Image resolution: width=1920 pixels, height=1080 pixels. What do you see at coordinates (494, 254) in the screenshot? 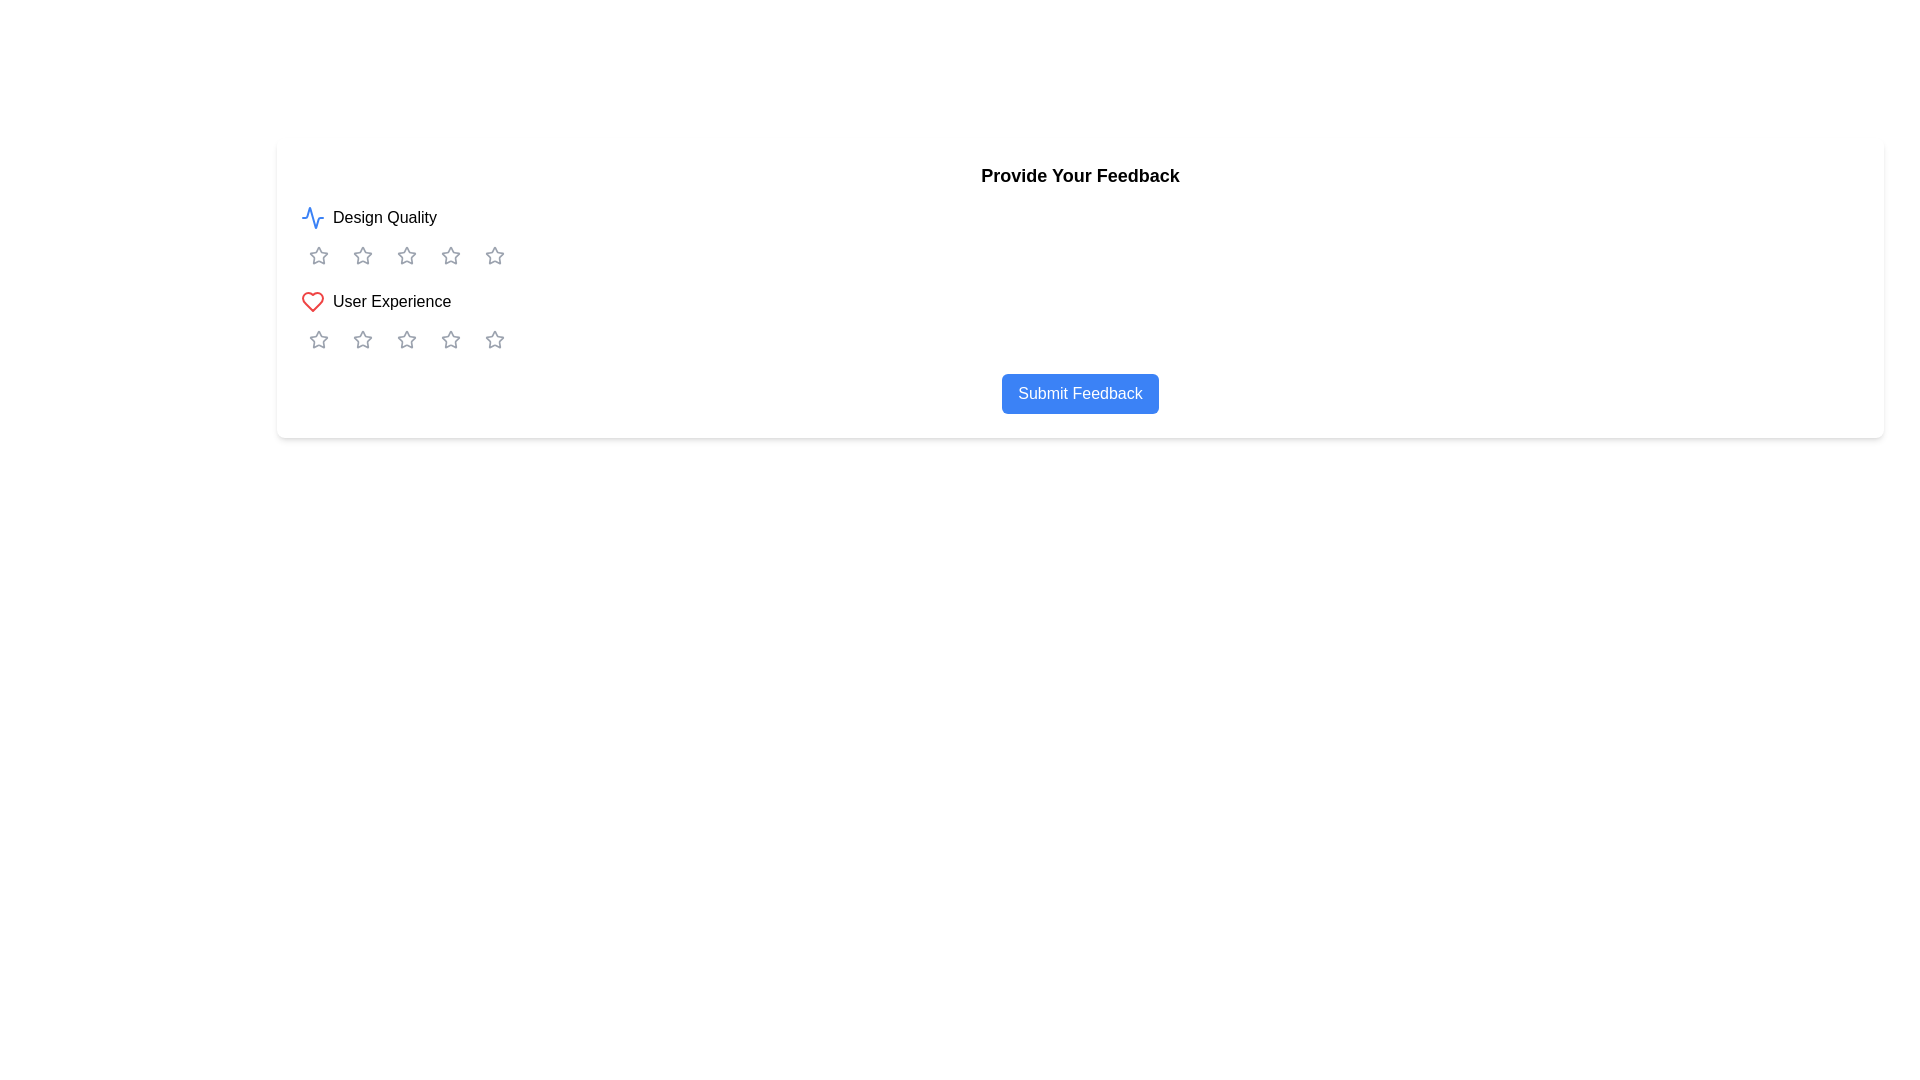
I see `the fifth star-shaped rating icon` at bounding box center [494, 254].